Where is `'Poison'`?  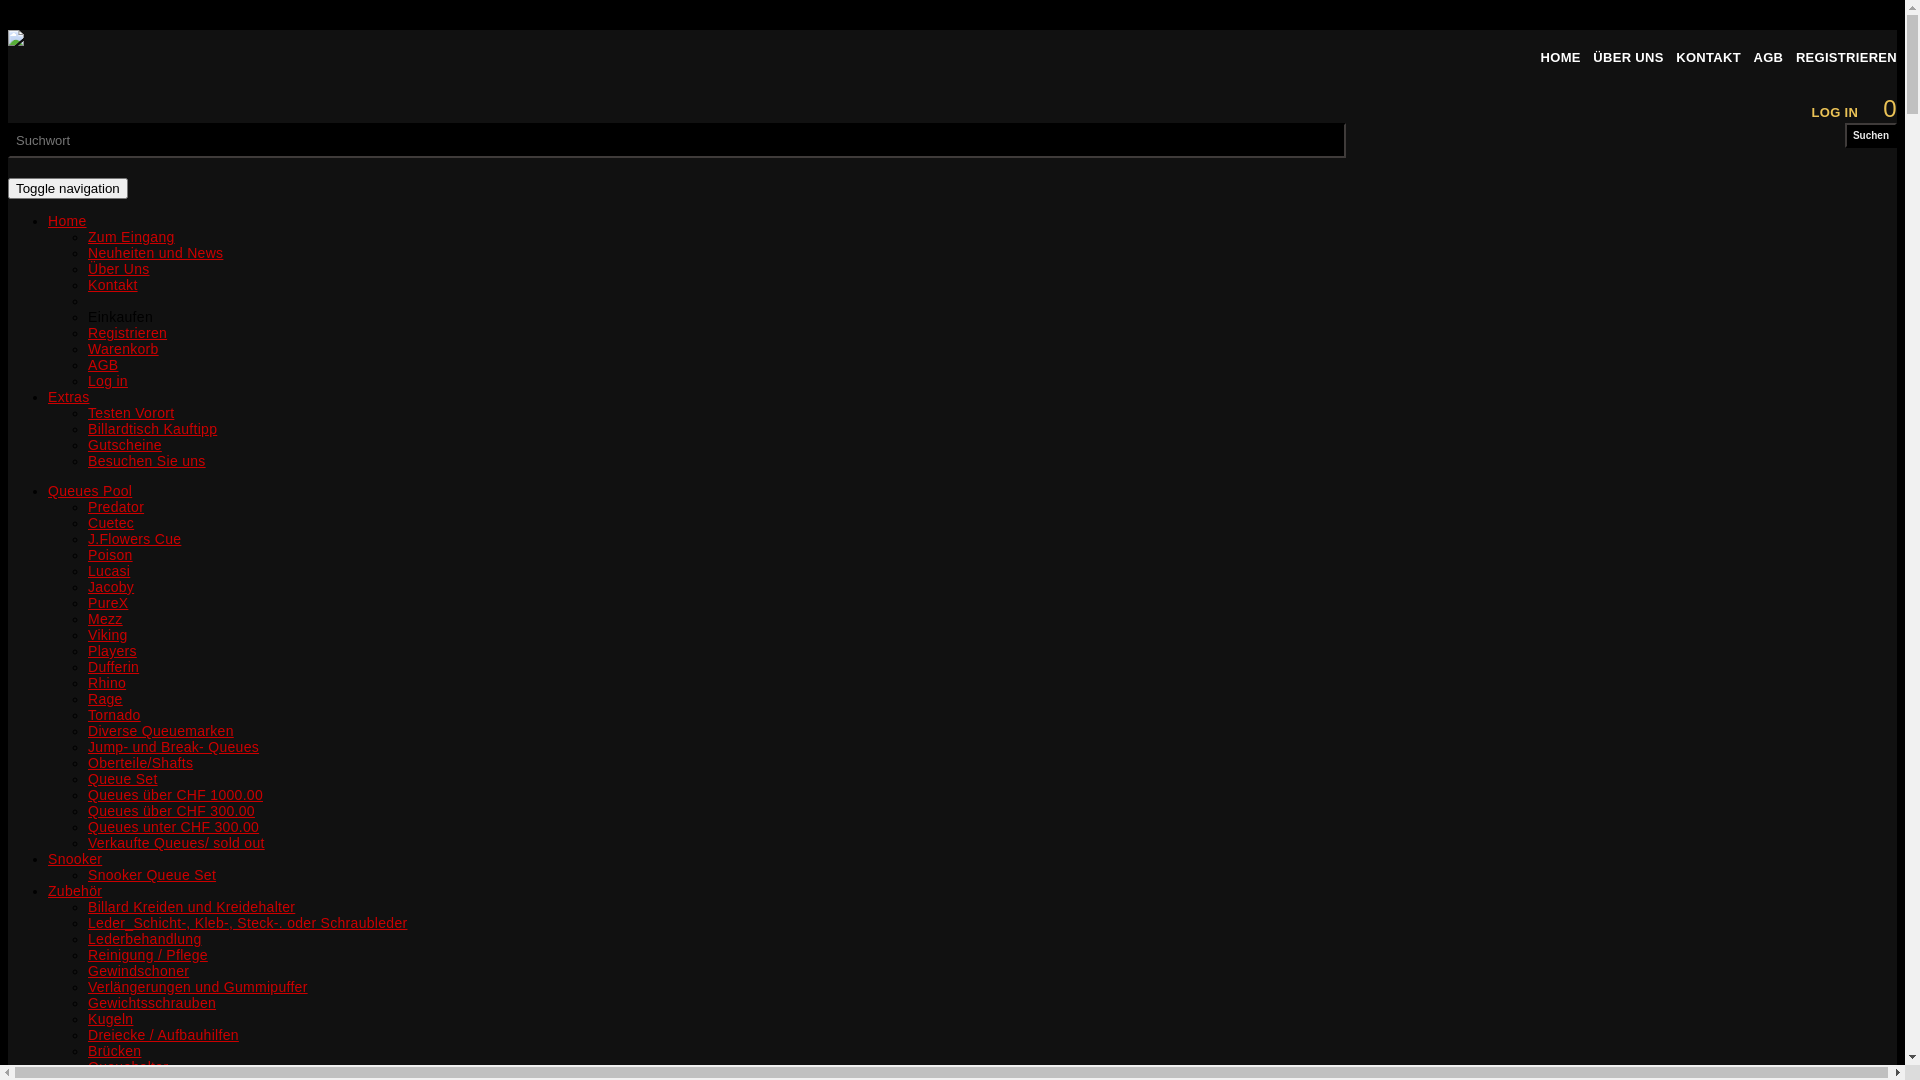 'Poison' is located at coordinates (109, 555).